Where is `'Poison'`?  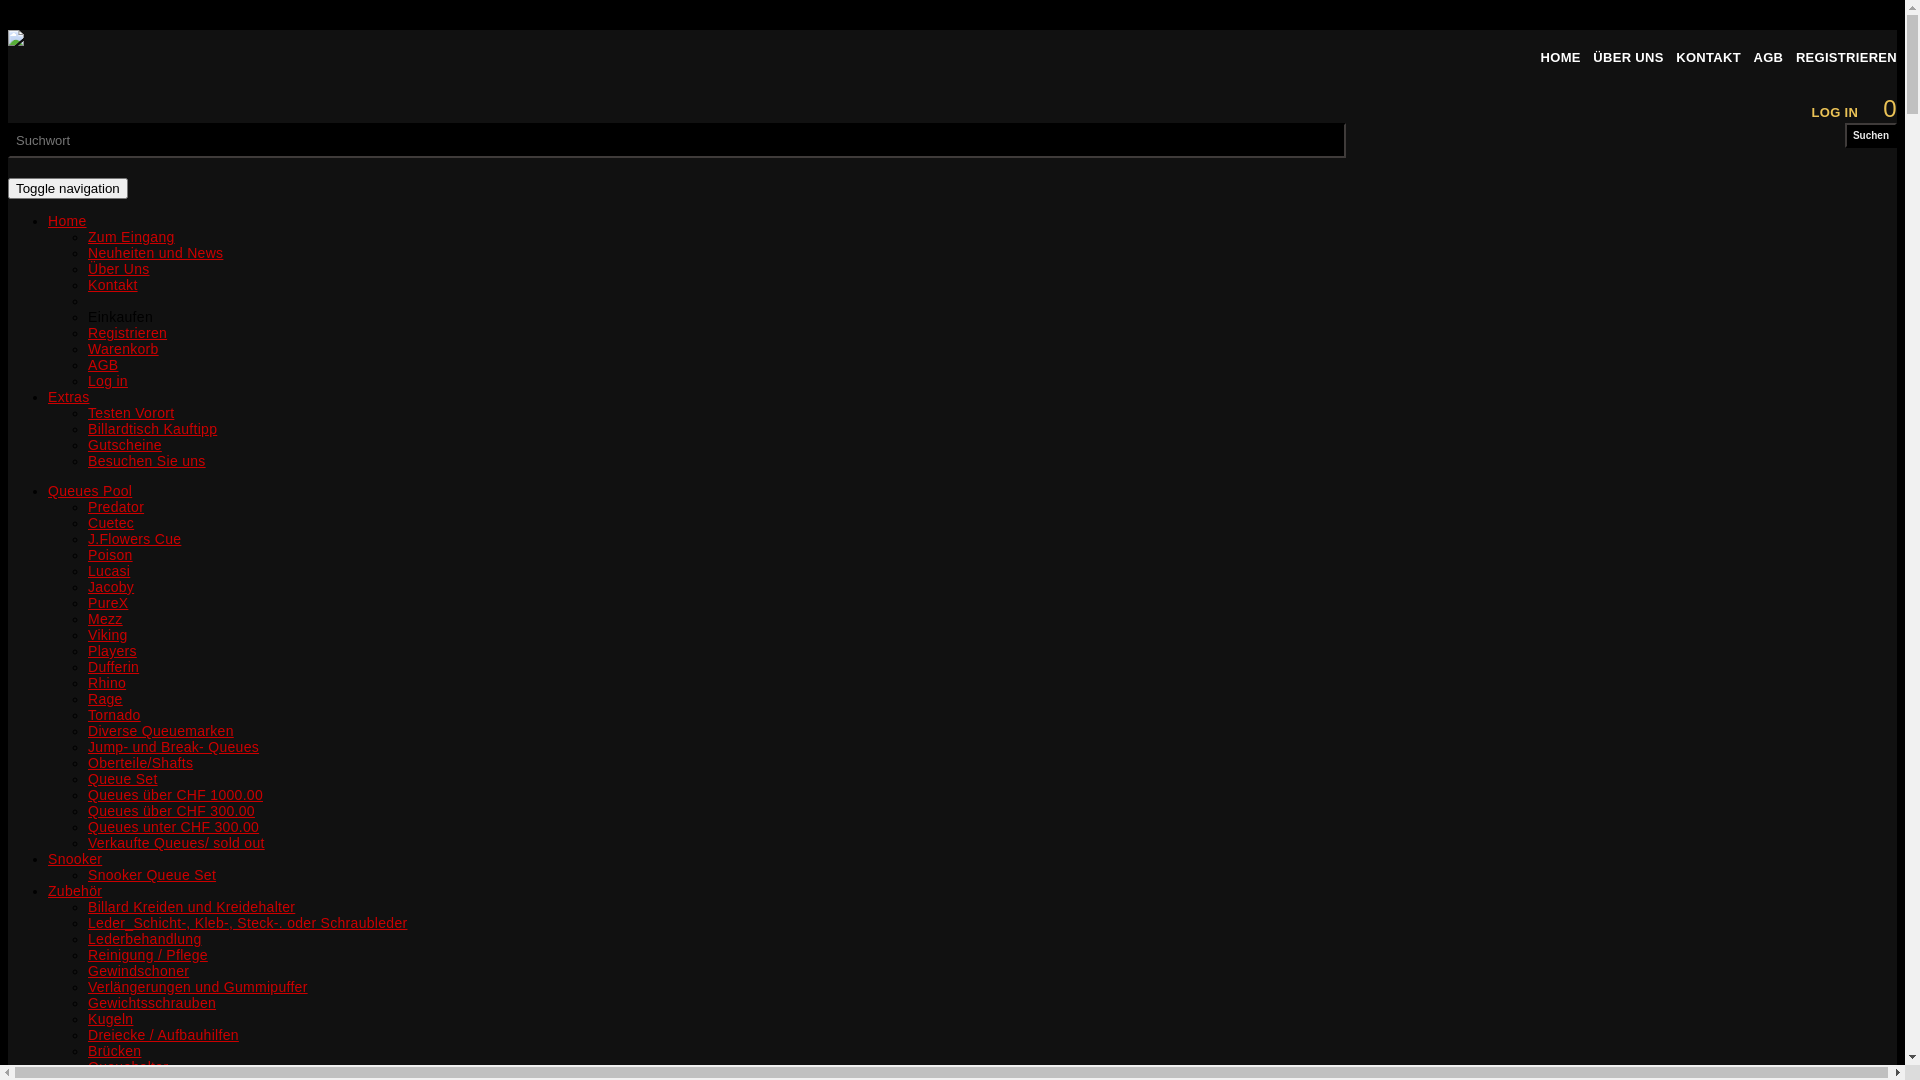 'Poison' is located at coordinates (109, 555).